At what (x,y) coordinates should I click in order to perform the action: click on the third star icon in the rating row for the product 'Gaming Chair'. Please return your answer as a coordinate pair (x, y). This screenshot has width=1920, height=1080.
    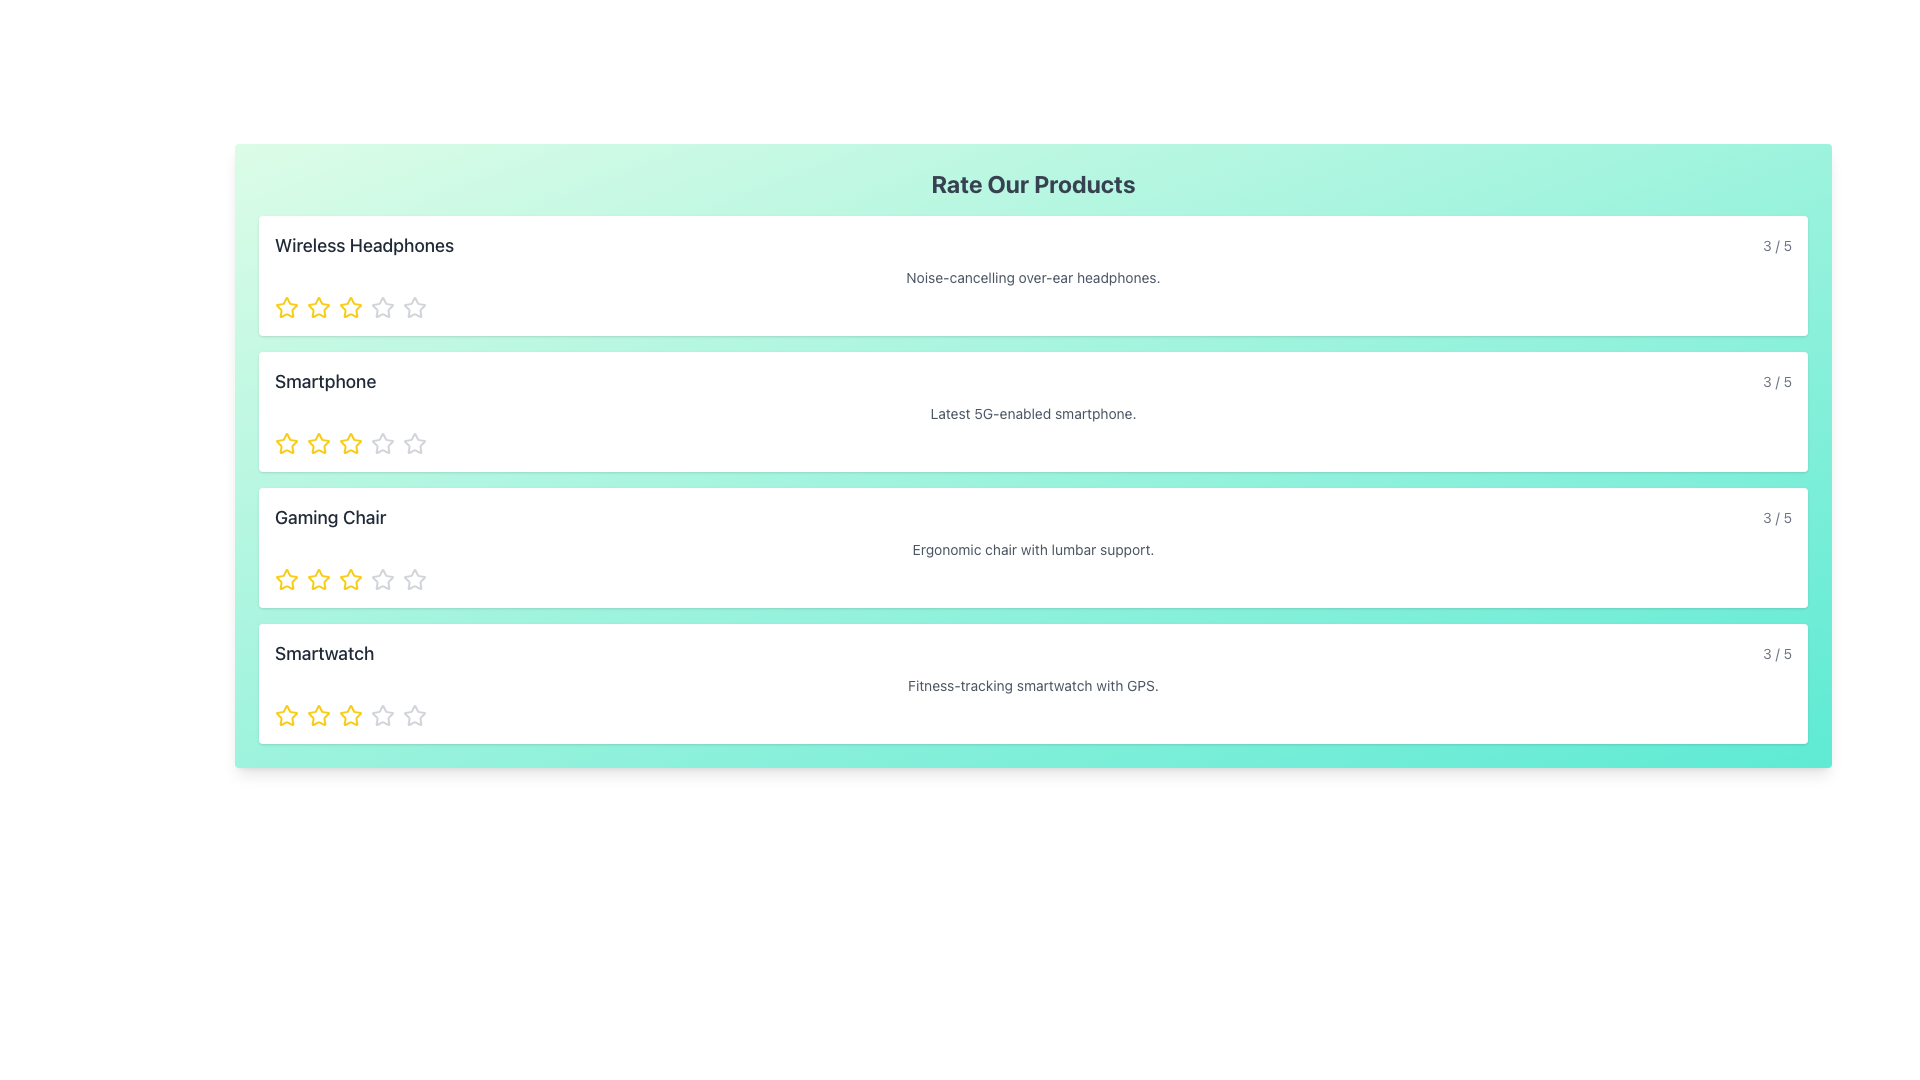
    Looking at the image, I should click on (413, 579).